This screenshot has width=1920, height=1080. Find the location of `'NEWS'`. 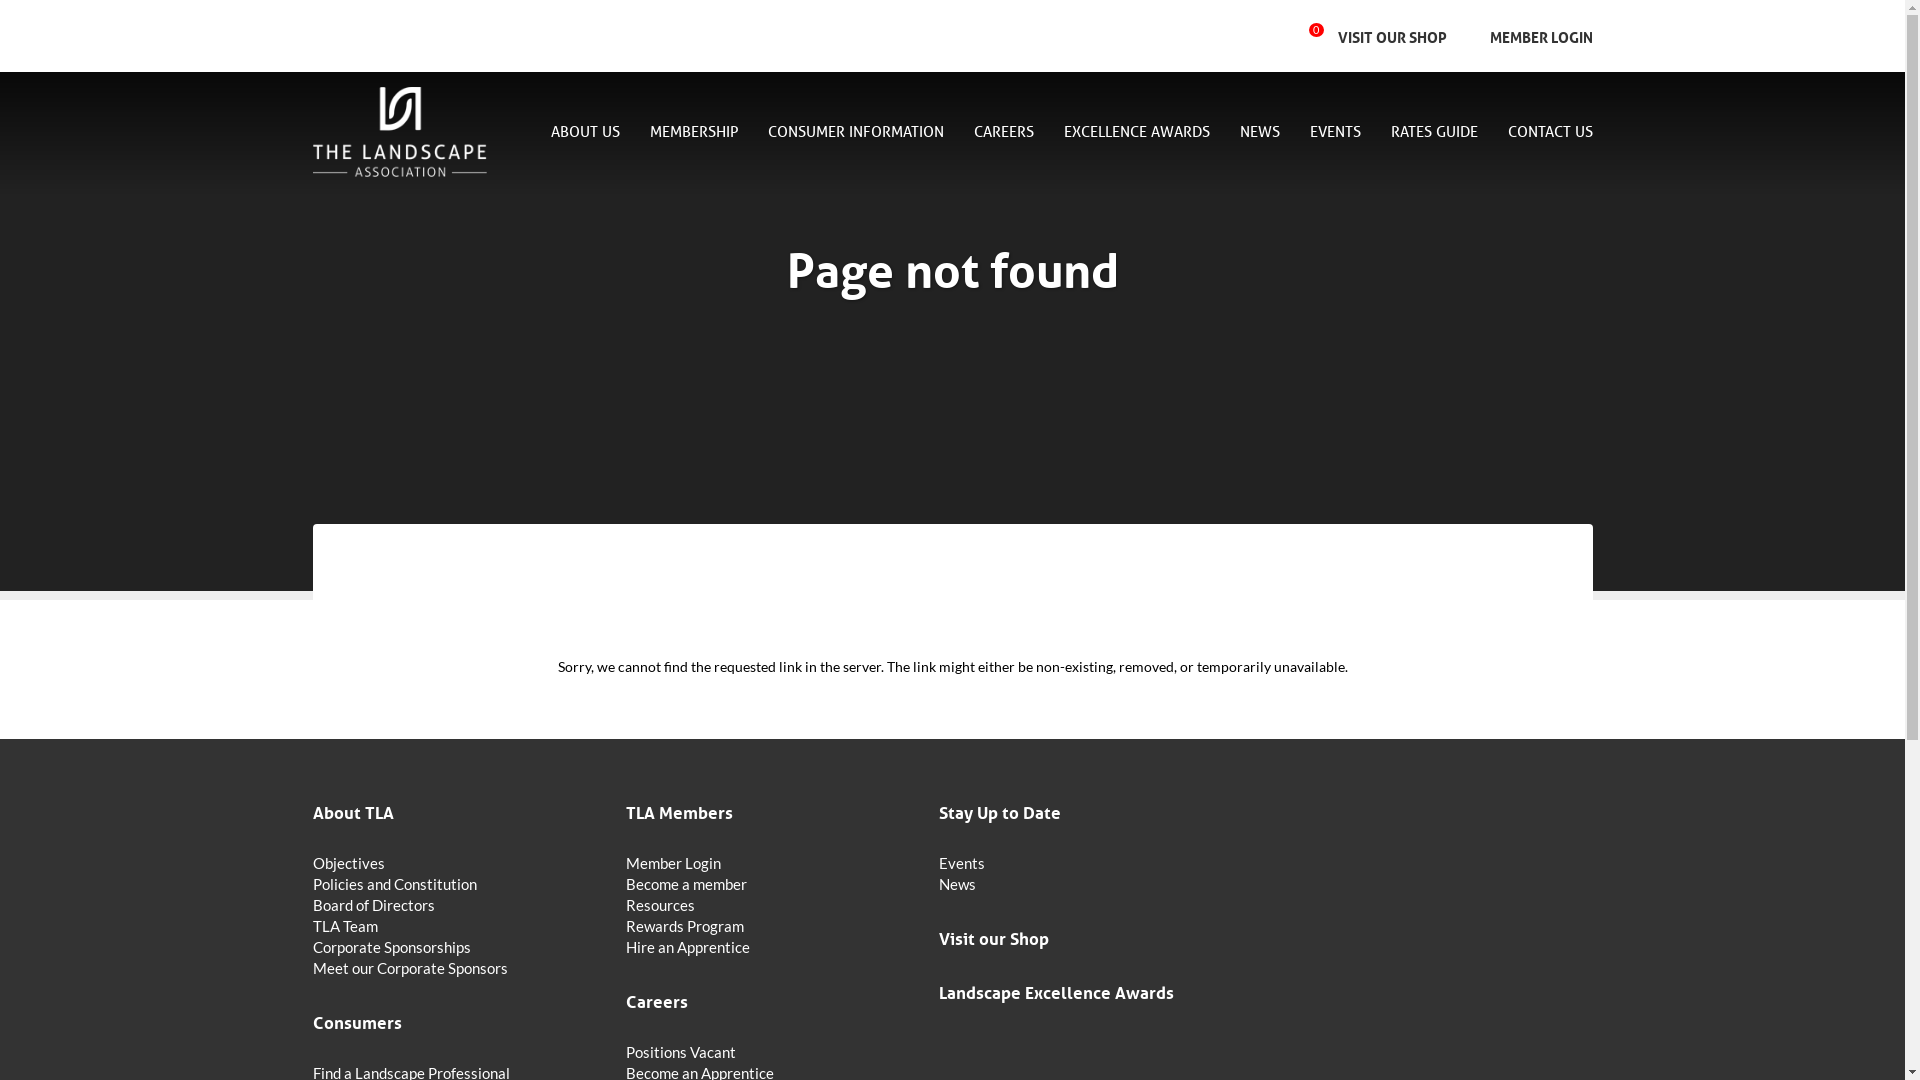

'NEWS' is located at coordinates (1258, 133).